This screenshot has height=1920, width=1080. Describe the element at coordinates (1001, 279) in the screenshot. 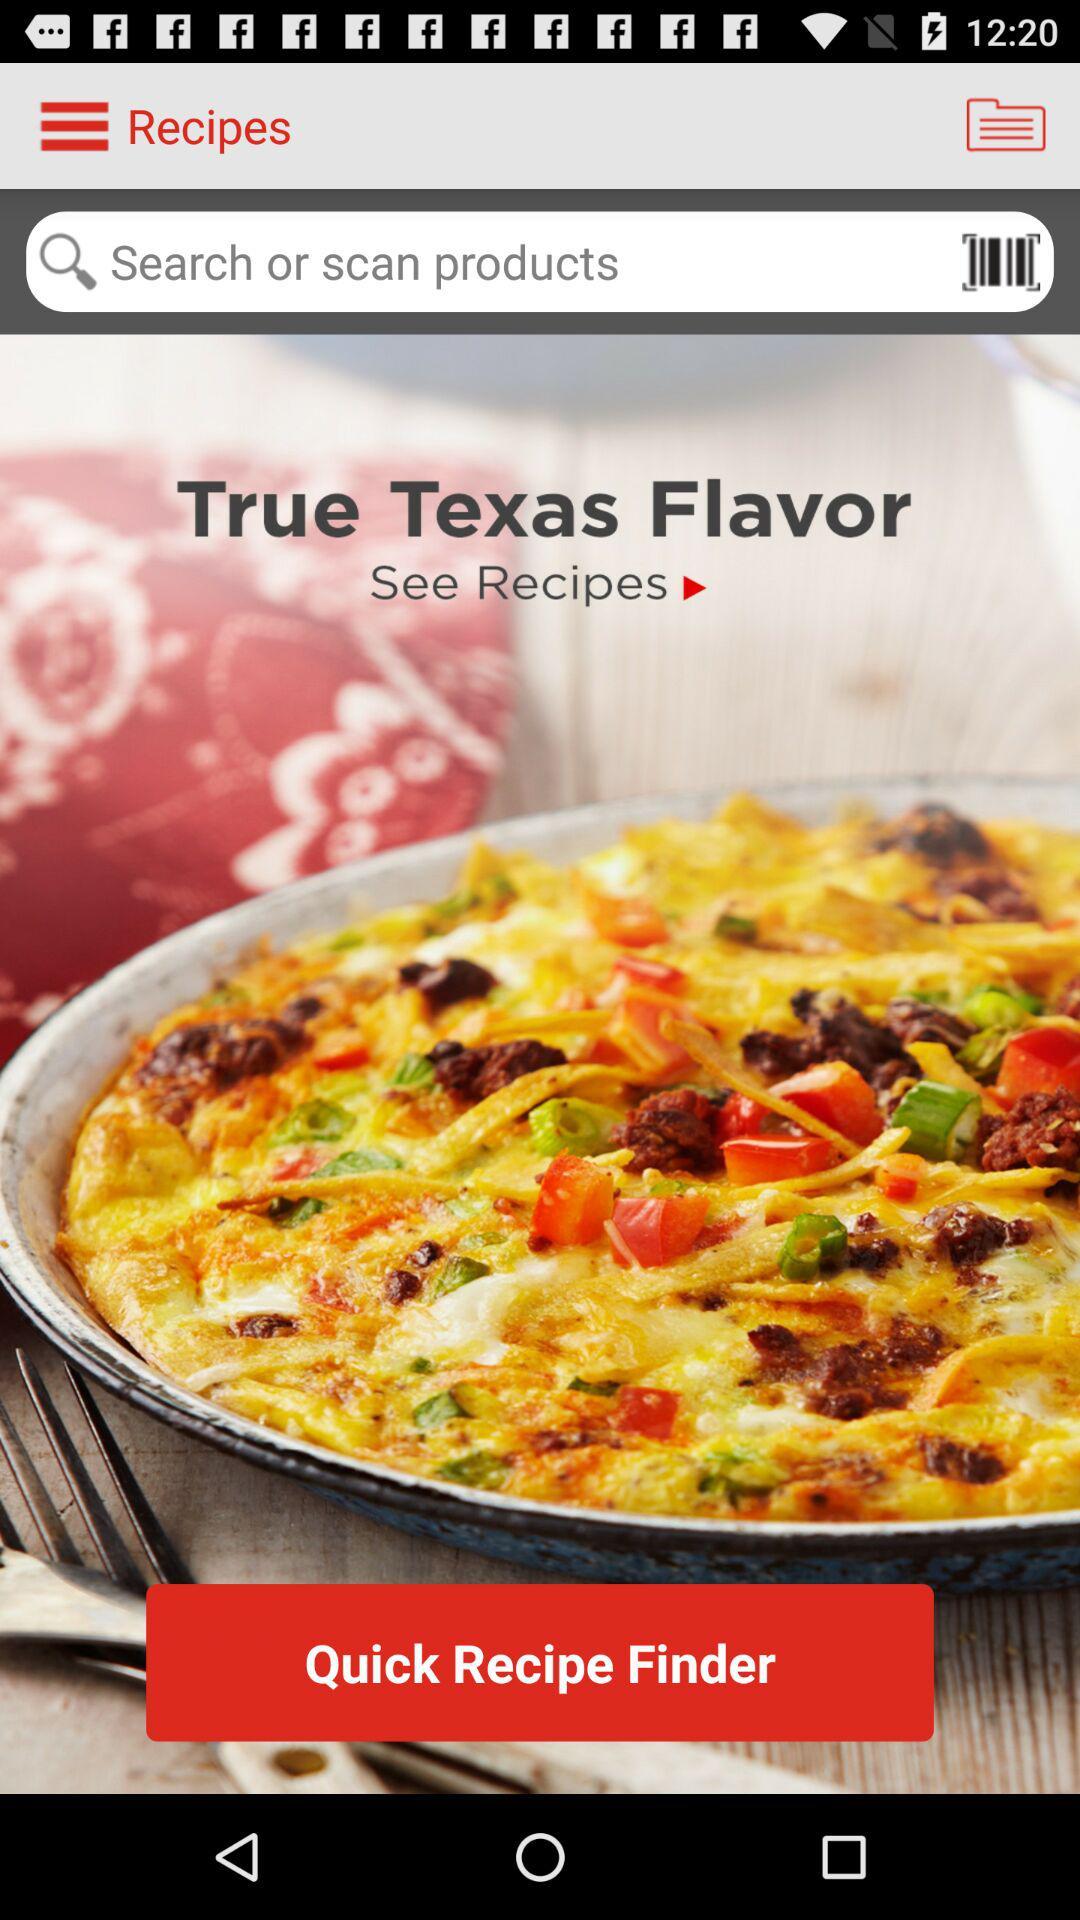

I see `the pause icon` at that location.